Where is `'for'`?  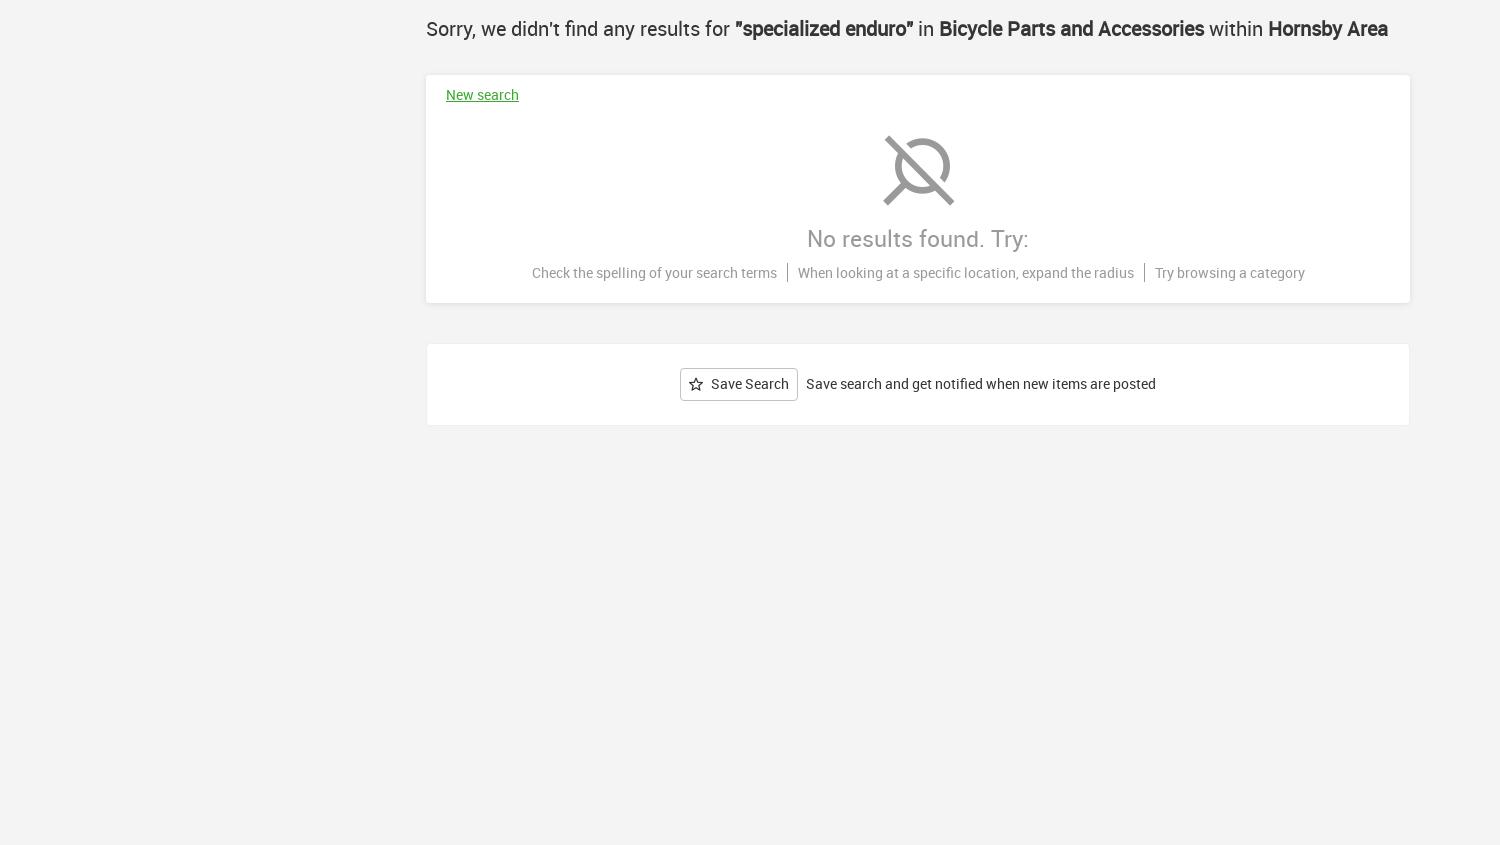
'for' is located at coordinates (716, 27).